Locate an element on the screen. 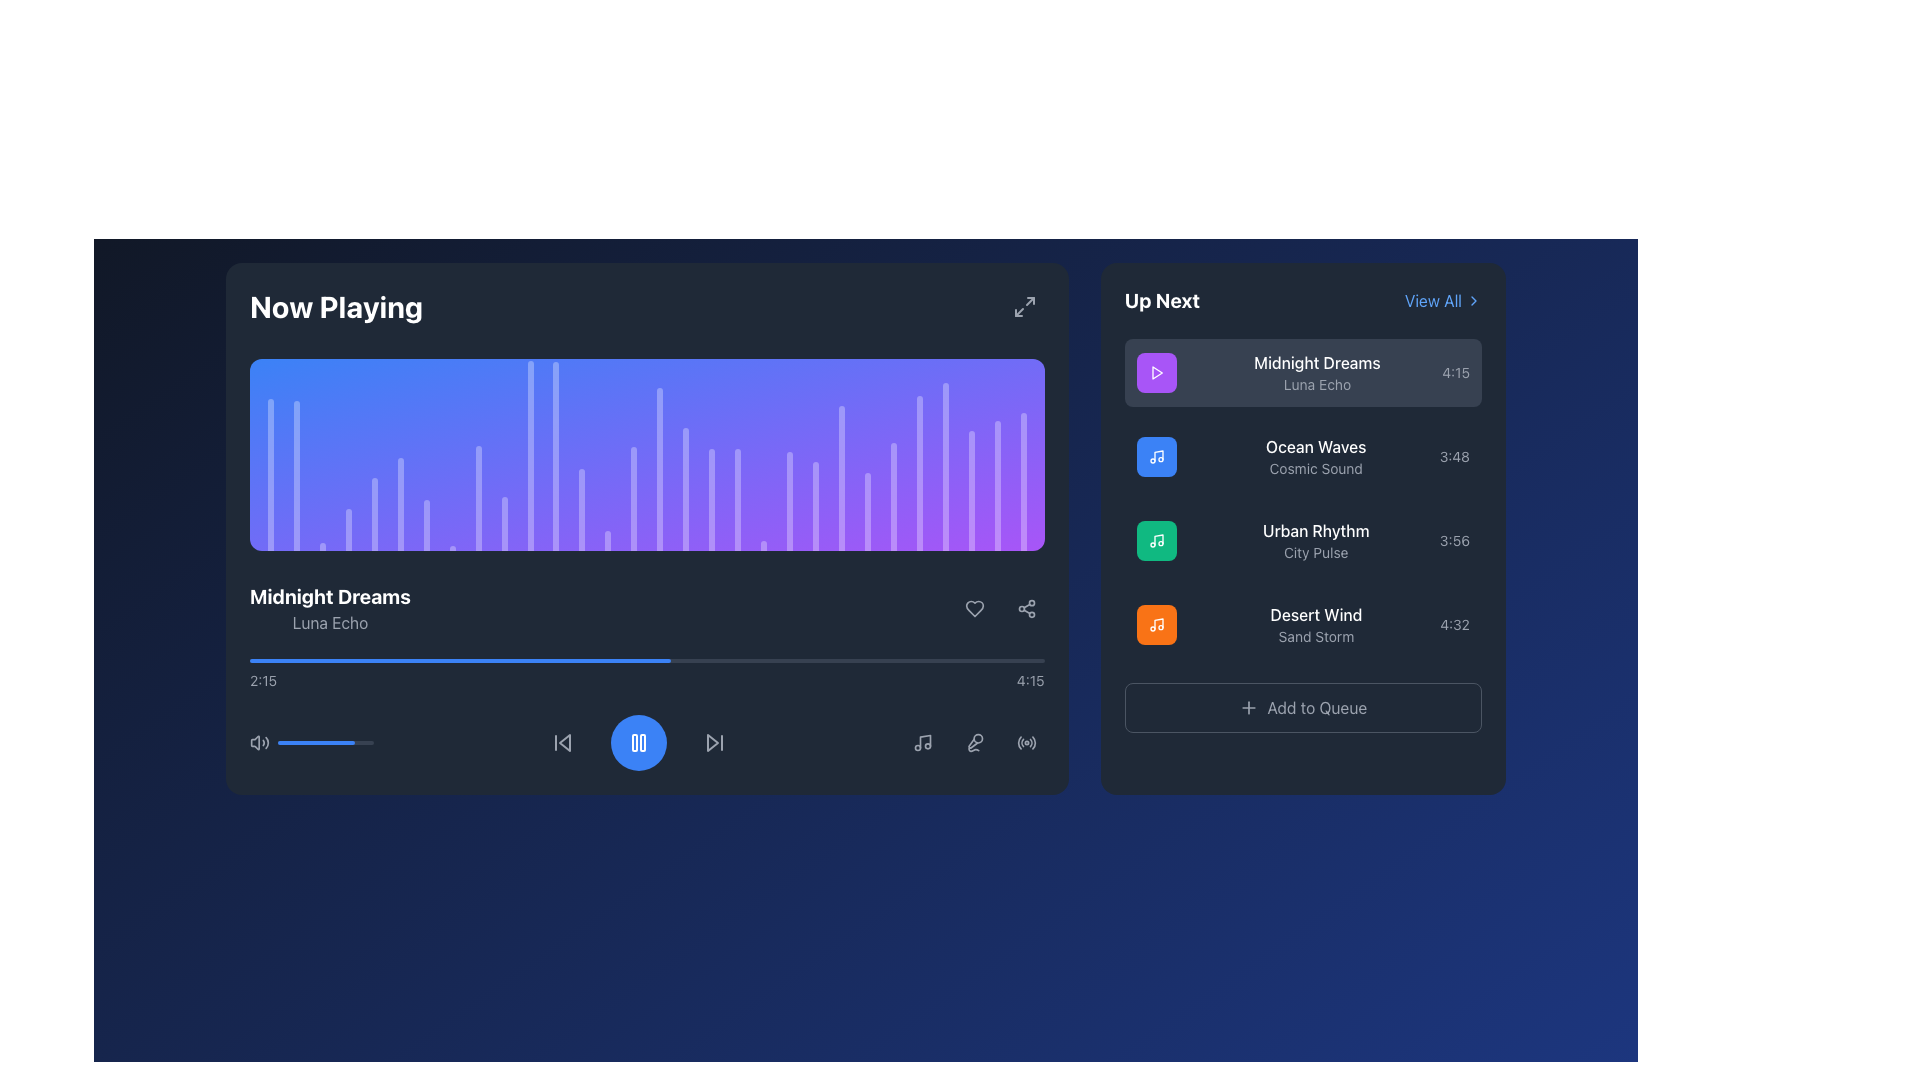  the second item in the 'Up Next' playlist, which represents a music track, located between 'Midnight Dreams' and 'Urban Rhythm' is located at coordinates (1303, 456).